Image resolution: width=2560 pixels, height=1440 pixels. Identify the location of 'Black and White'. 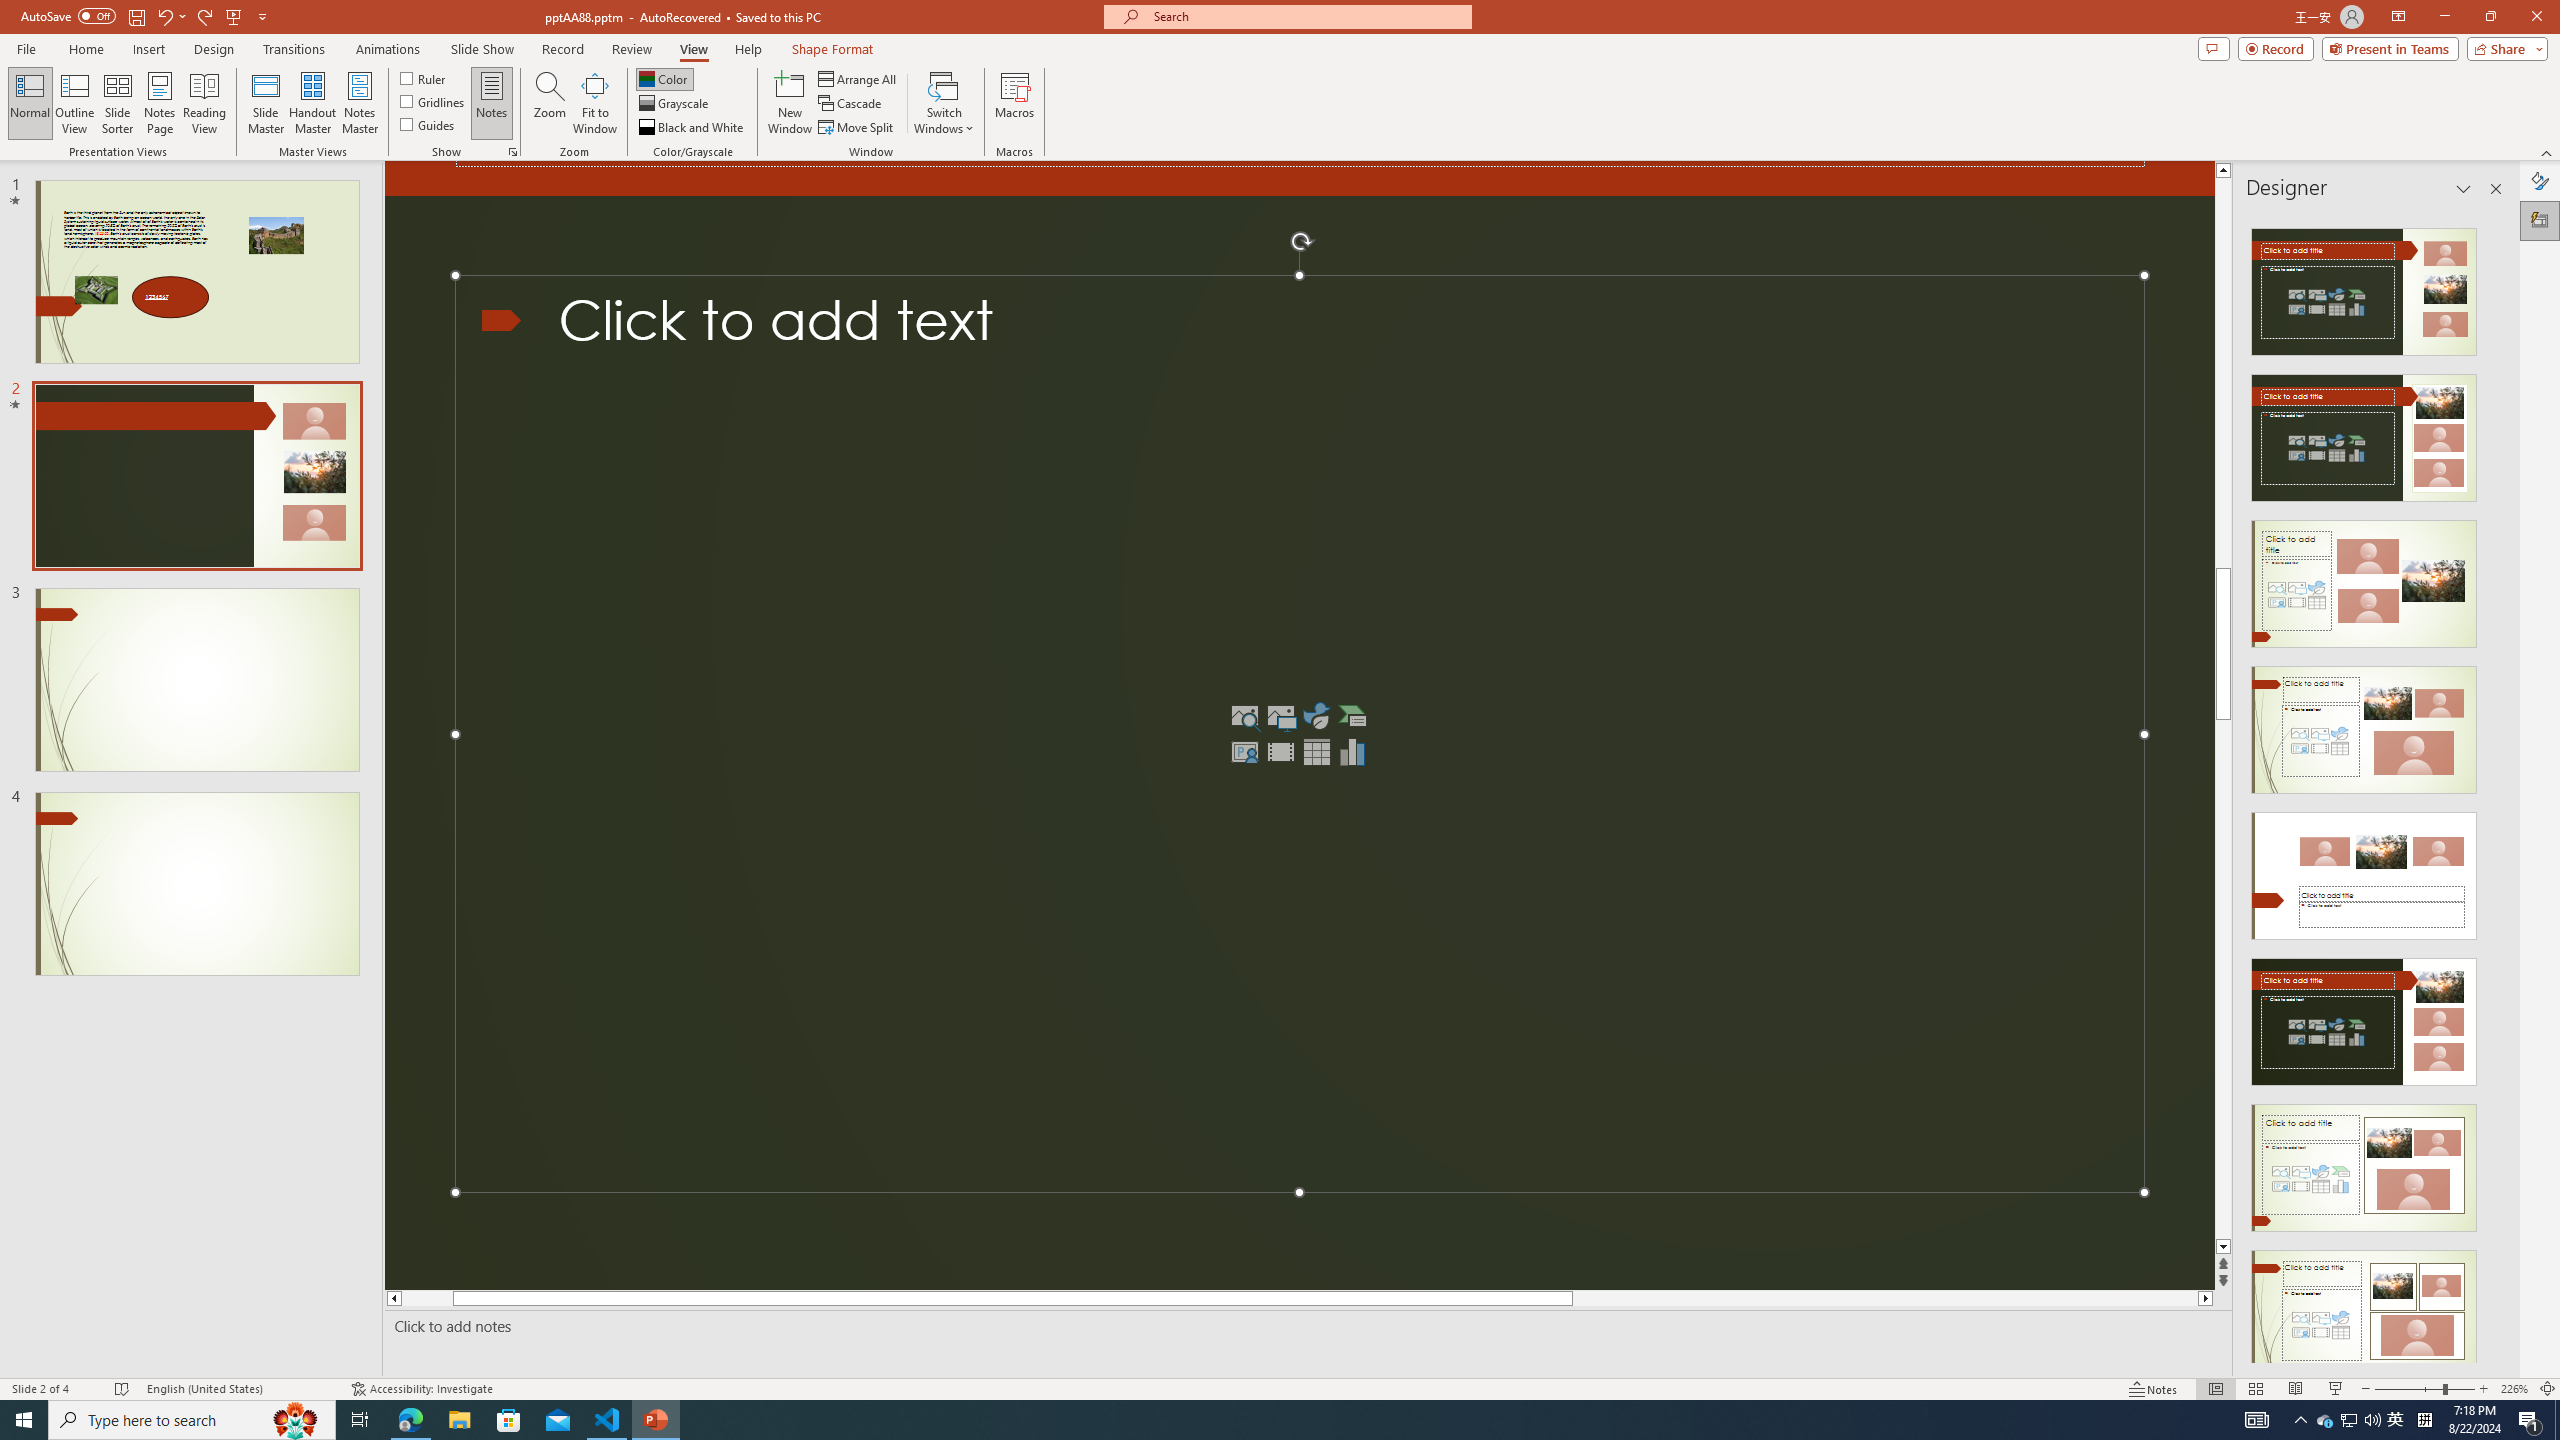
(692, 127).